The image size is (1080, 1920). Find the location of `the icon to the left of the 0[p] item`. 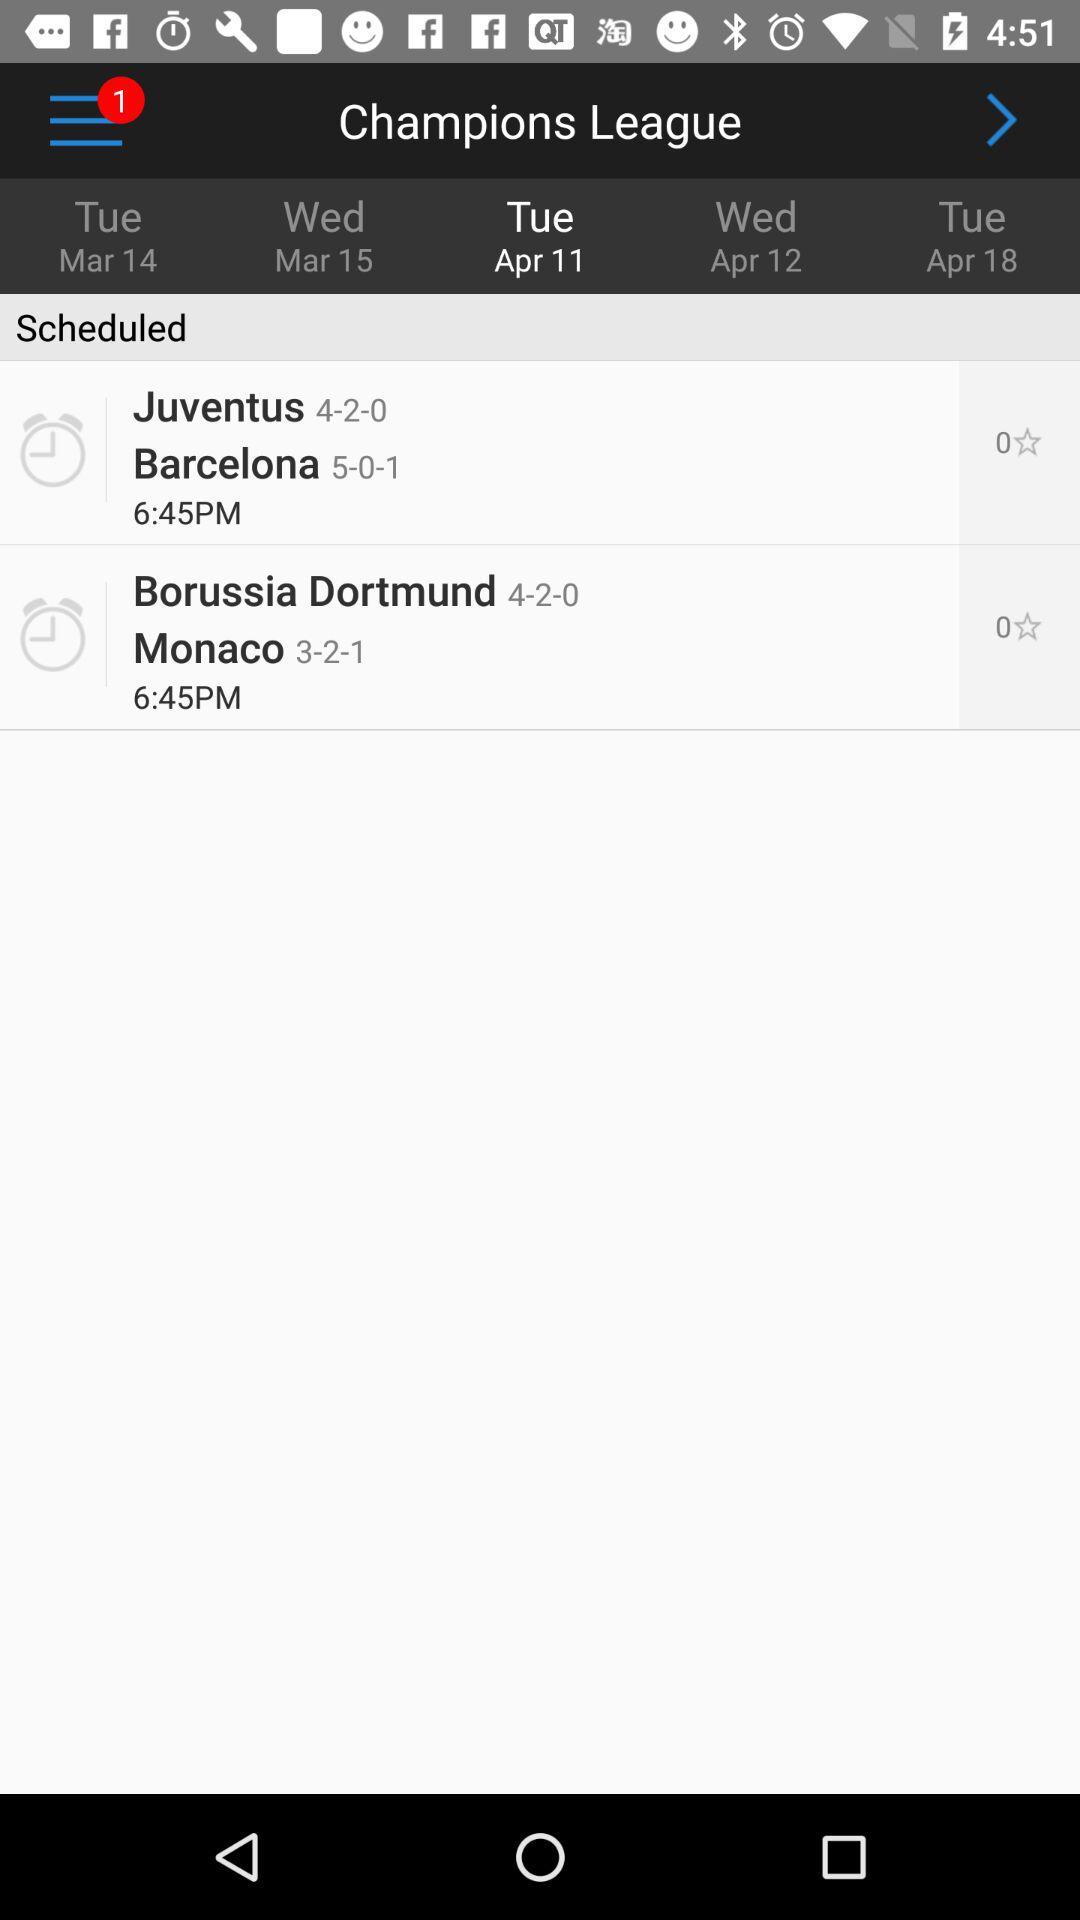

the icon to the left of the 0[p] item is located at coordinates (249, 646).